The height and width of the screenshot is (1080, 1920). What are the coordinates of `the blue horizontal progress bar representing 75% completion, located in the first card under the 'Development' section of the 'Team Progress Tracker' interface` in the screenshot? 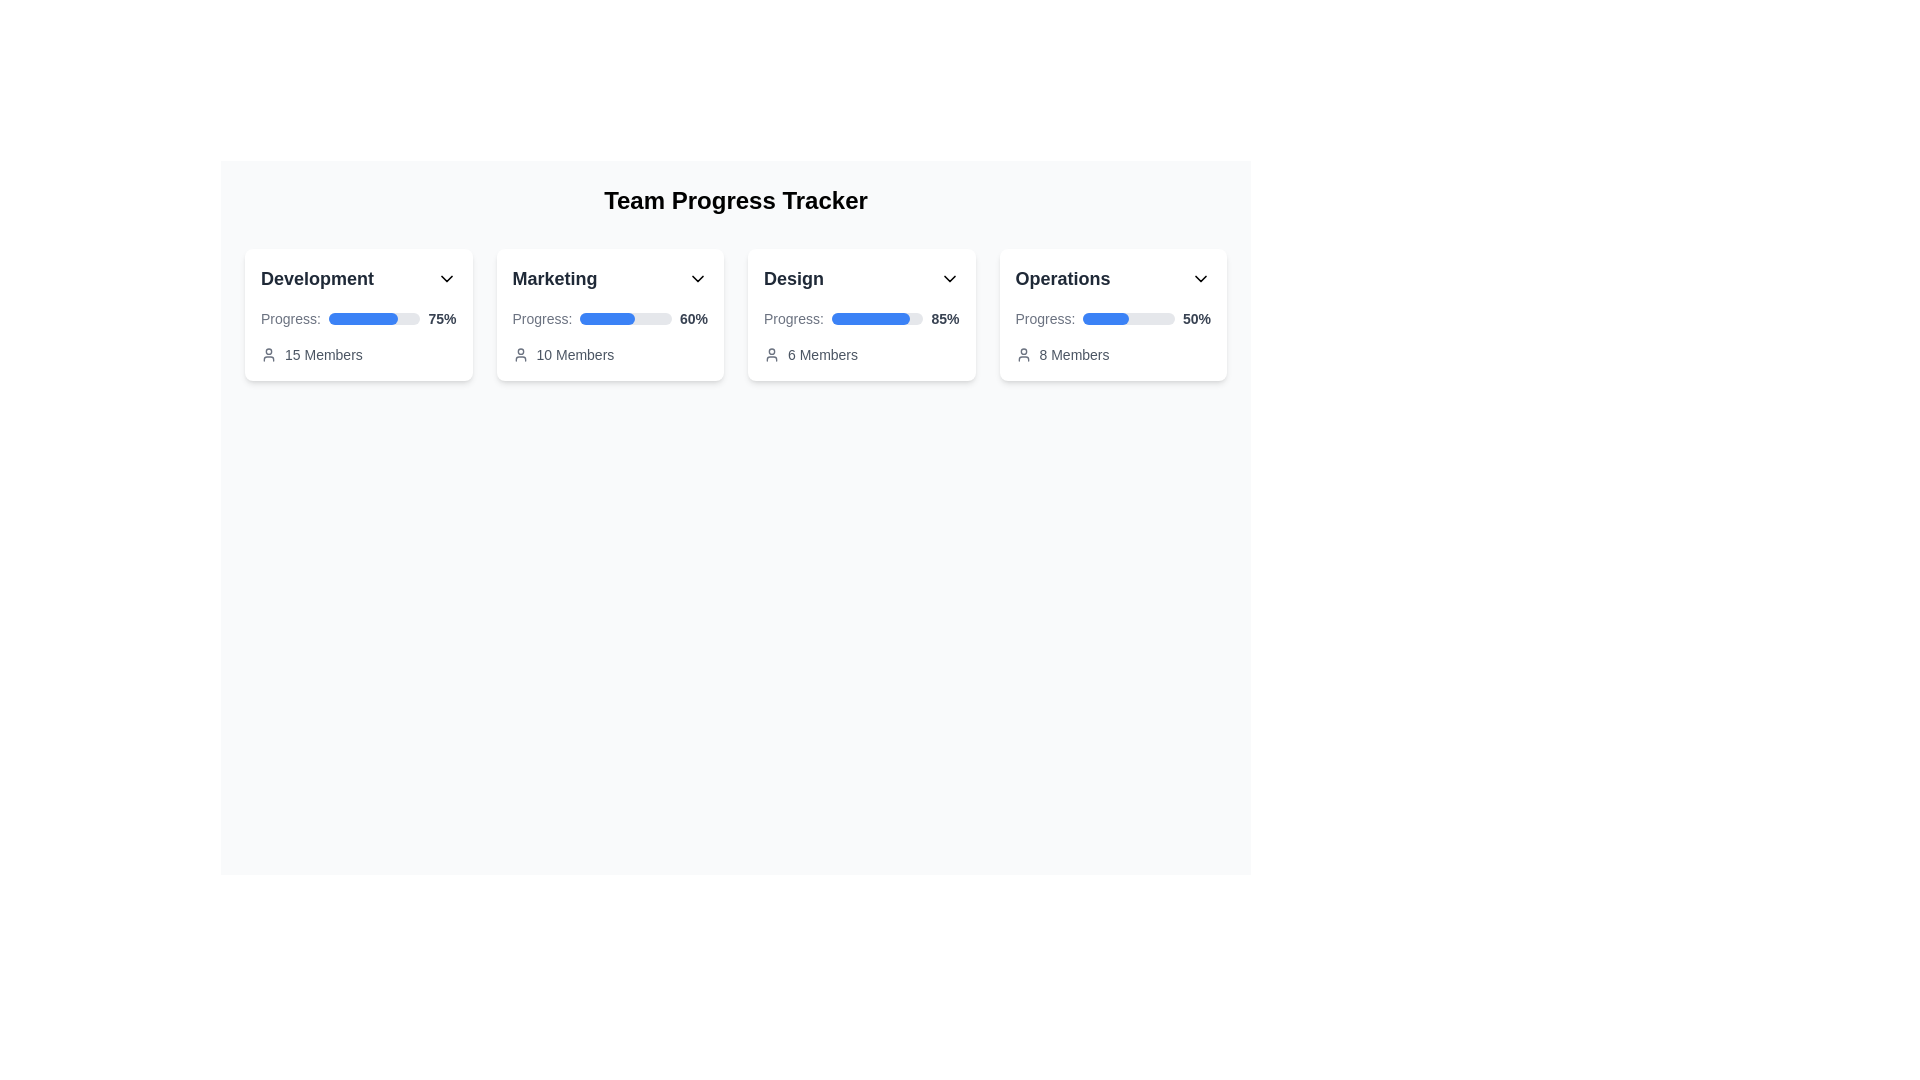 It's located at (363, 318).